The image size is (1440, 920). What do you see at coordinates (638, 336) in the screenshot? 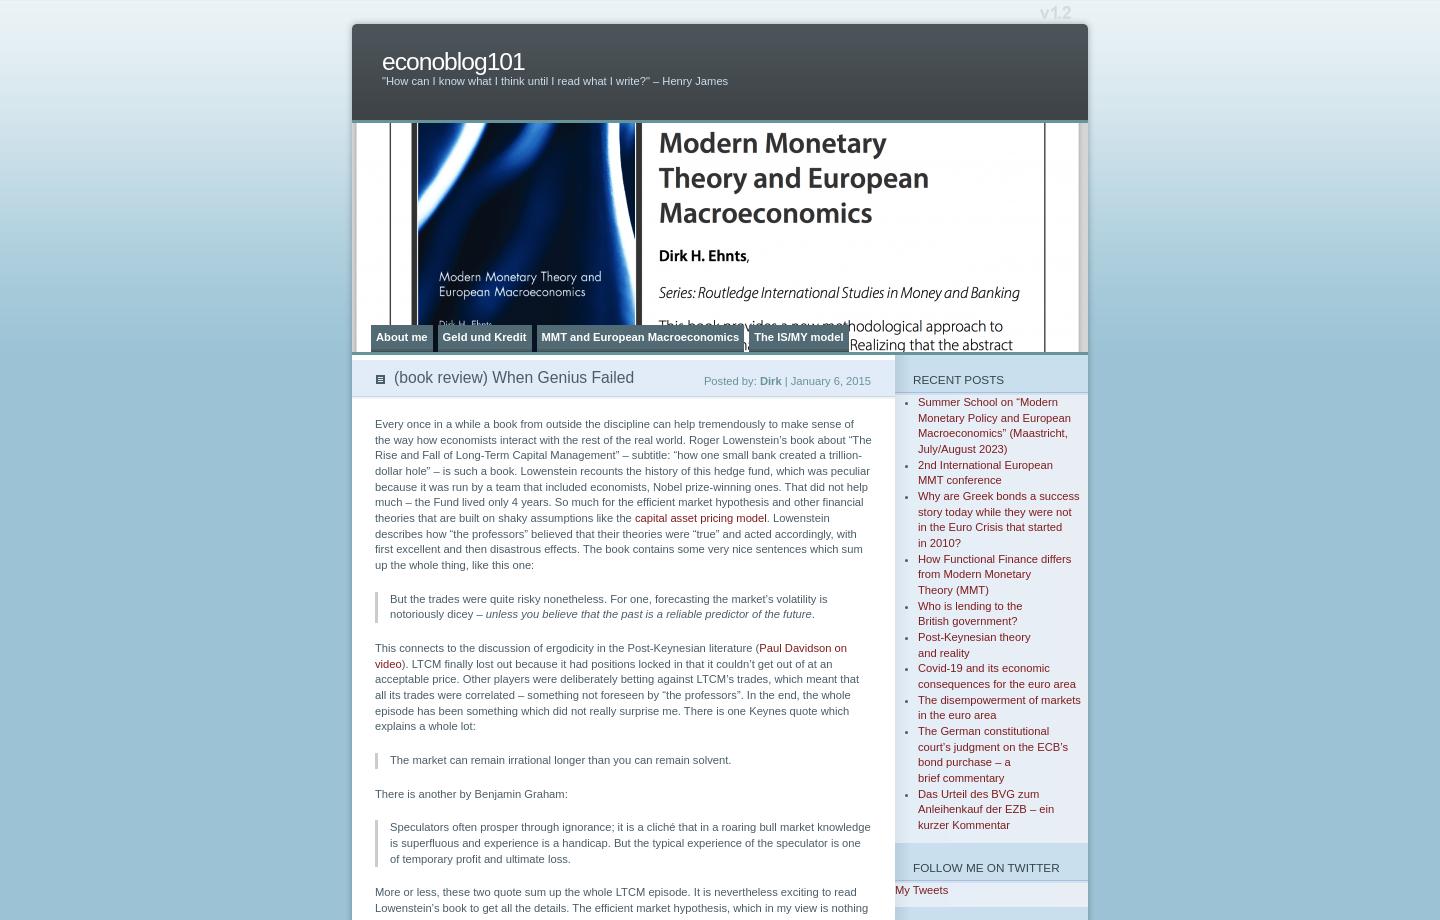
I see `'MMT and European Macroeconomics'` at bounding box center [638, 336].